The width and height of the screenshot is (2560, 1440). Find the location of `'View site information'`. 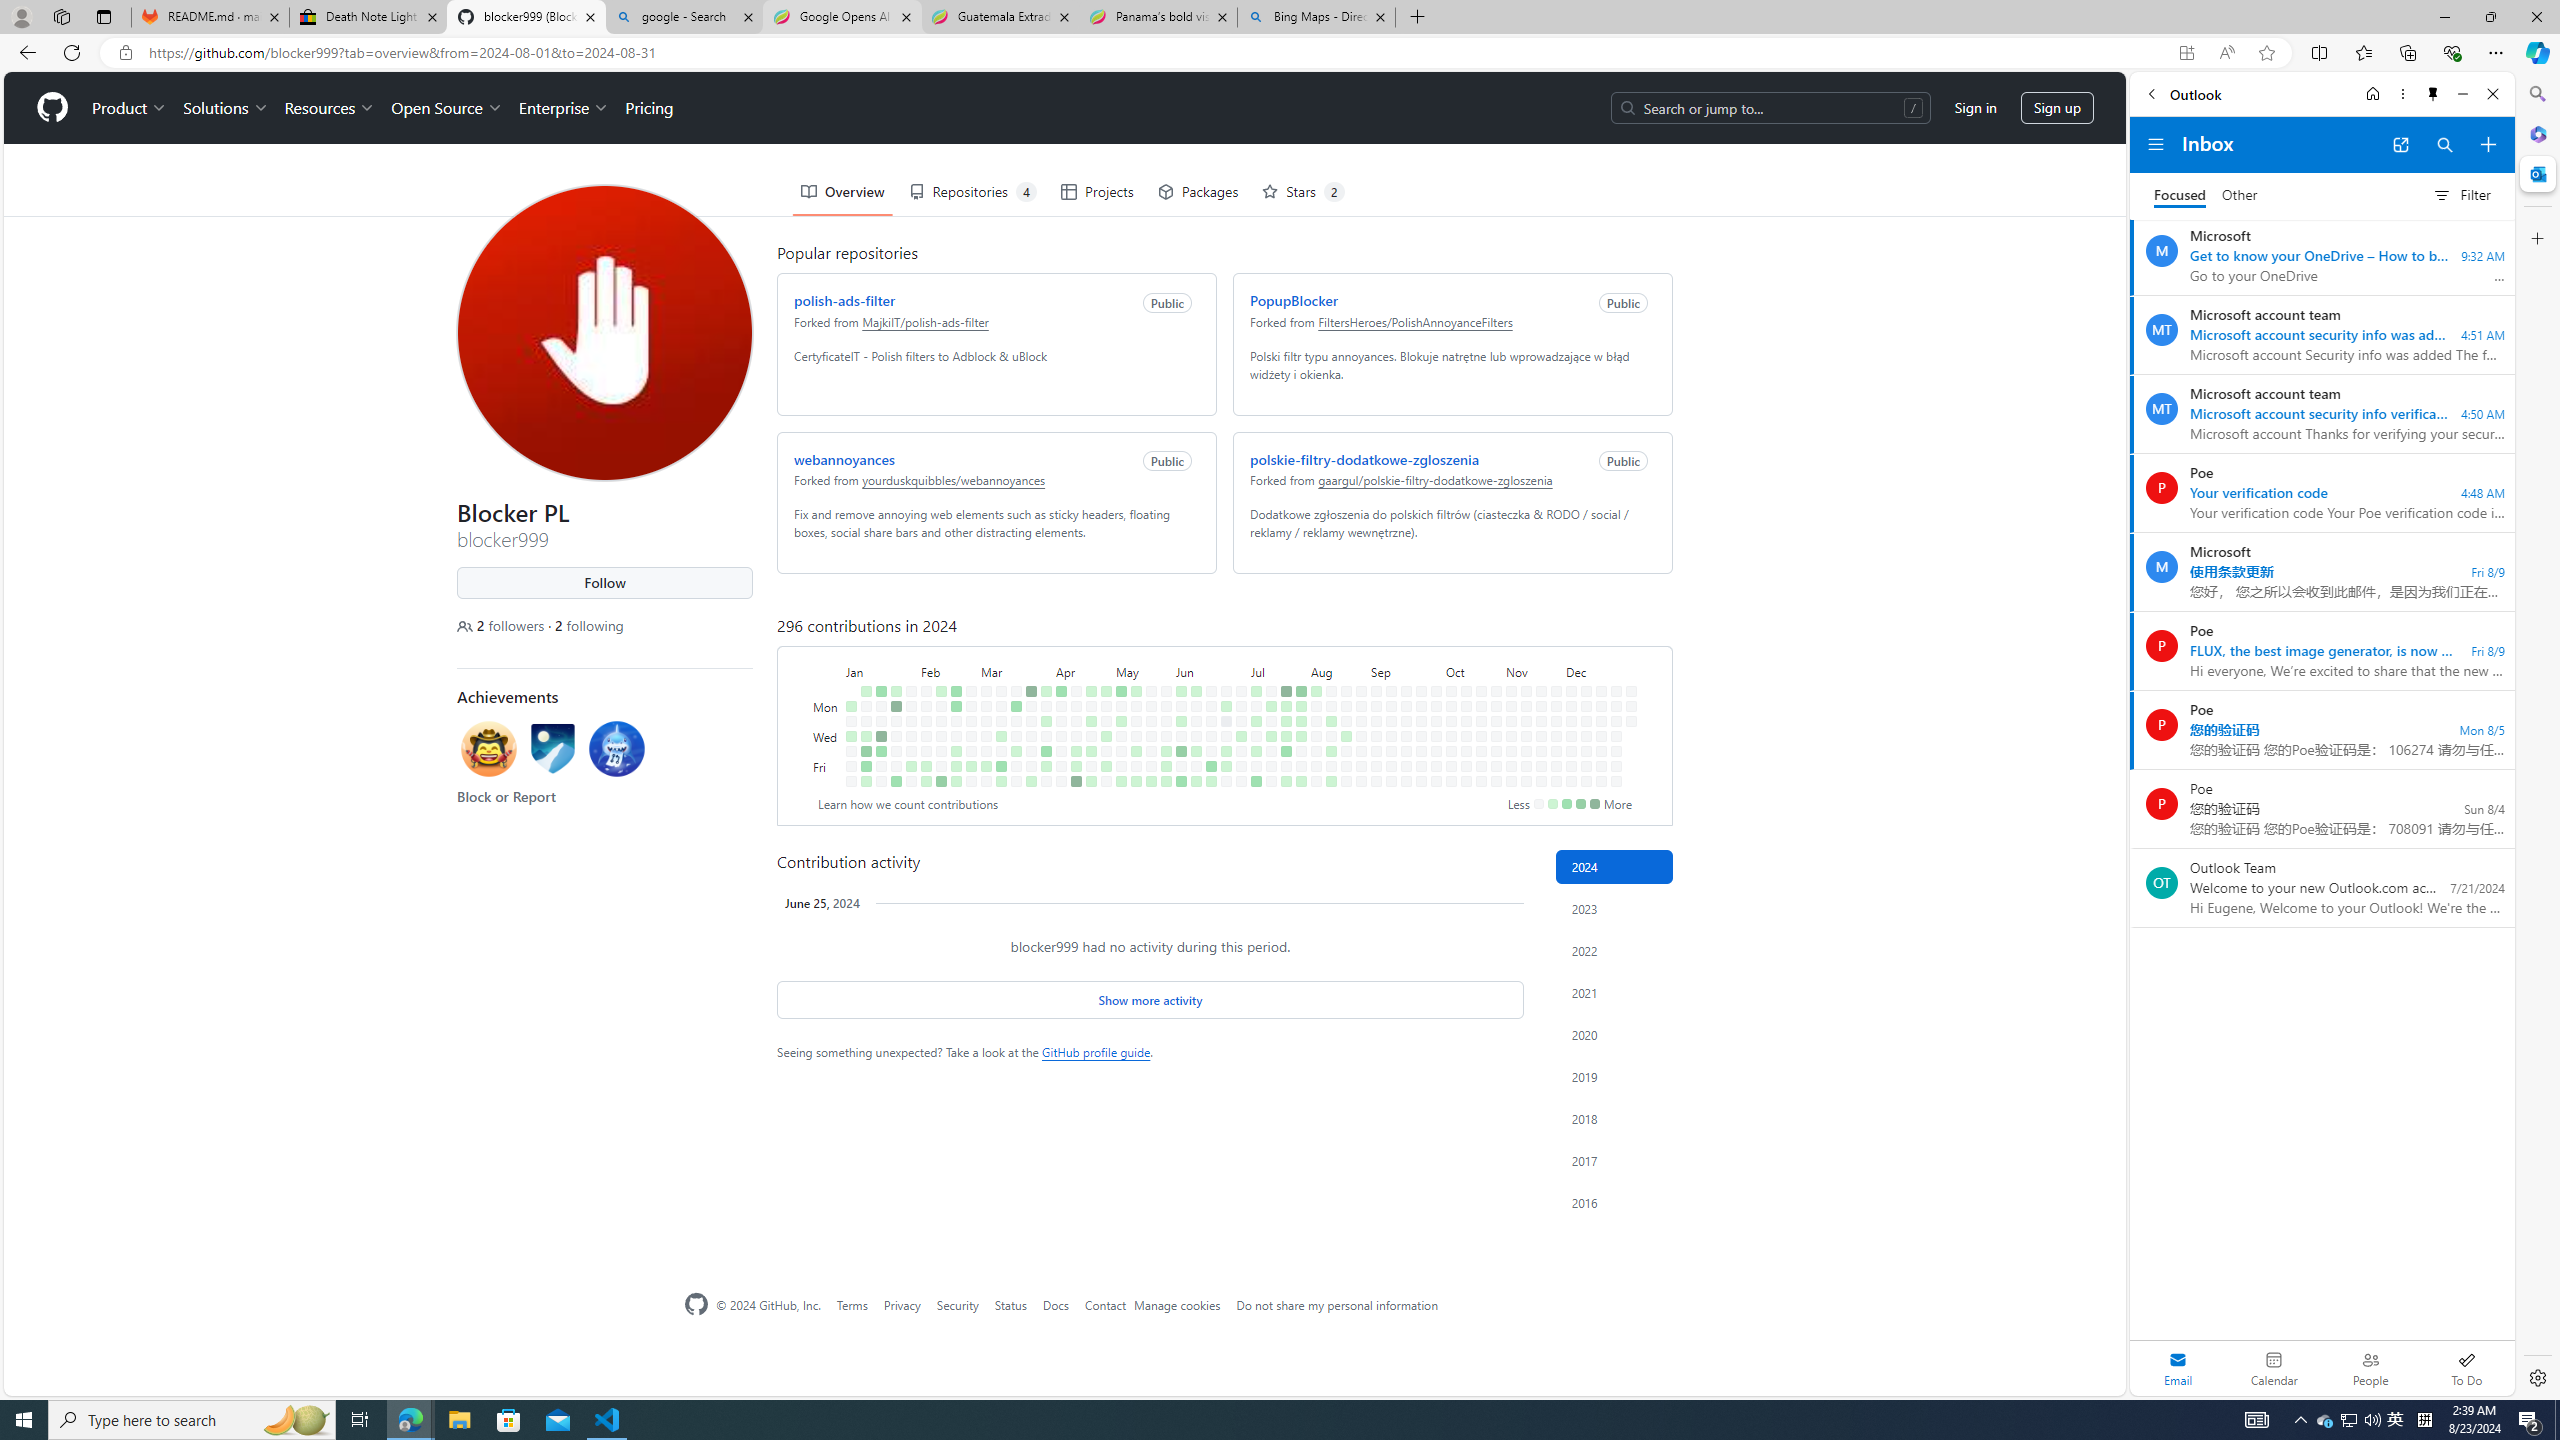

'View site information' is located at coordinates (125, 53).